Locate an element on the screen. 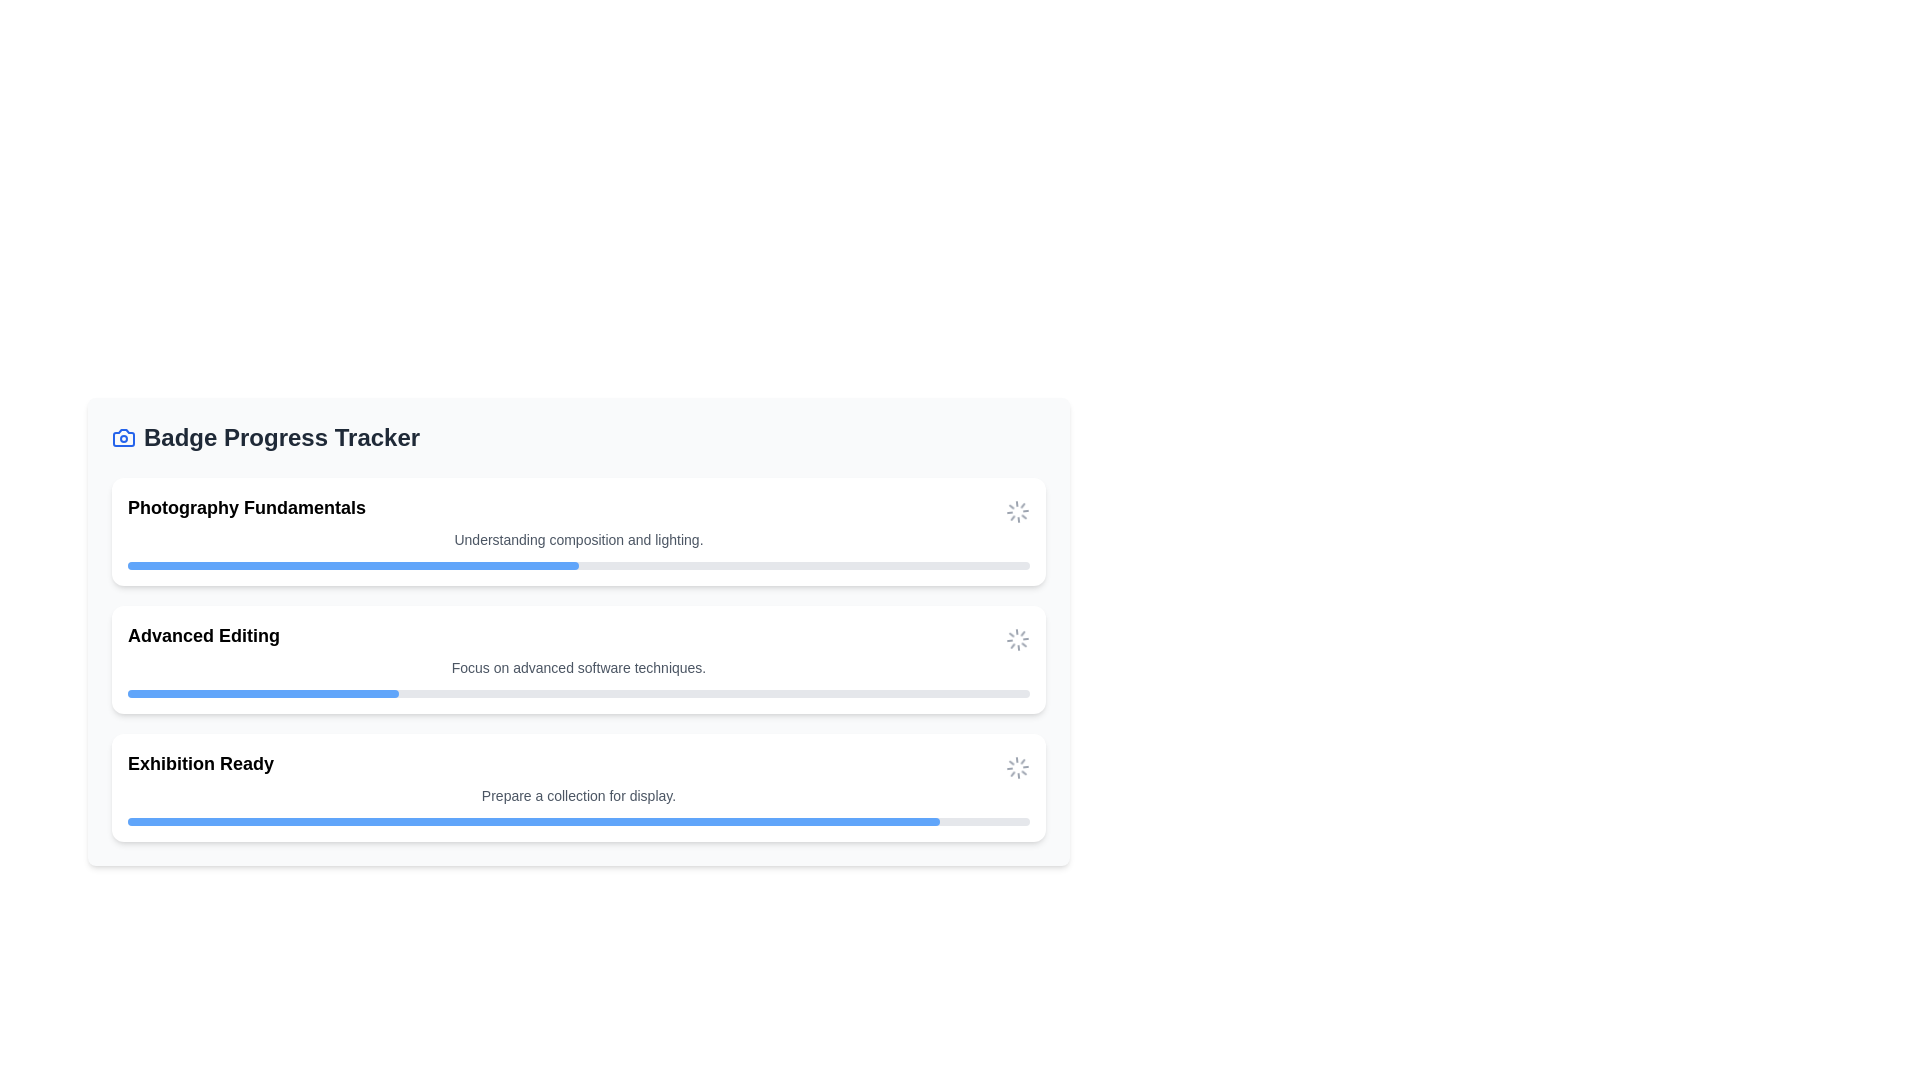 This screenshot has height=1080, width=1920. the decorative icon located at the top left corner of the 'Badge Progress Tracker' header, which visually represents photography or progress tracking is located at coordinates (123, 437).